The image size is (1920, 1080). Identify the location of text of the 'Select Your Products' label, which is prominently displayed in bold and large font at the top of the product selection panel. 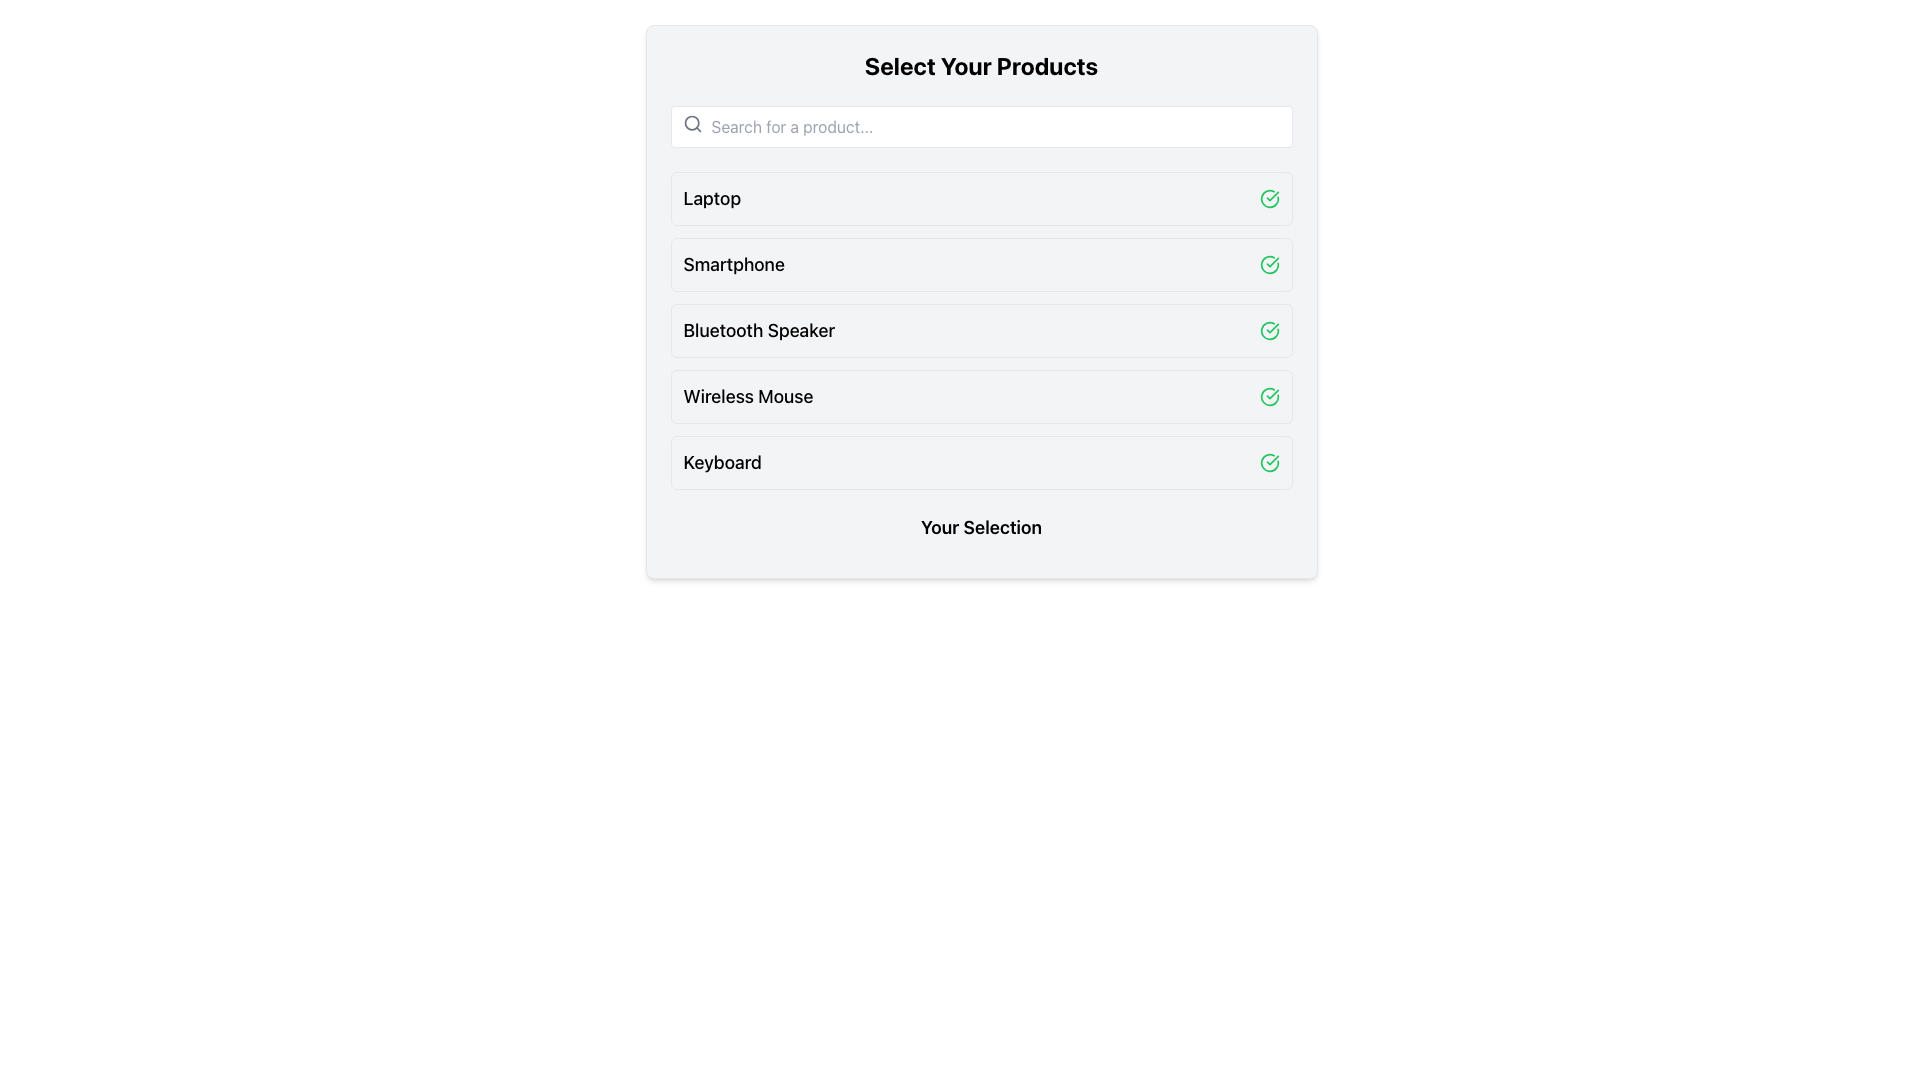
(981, 64).